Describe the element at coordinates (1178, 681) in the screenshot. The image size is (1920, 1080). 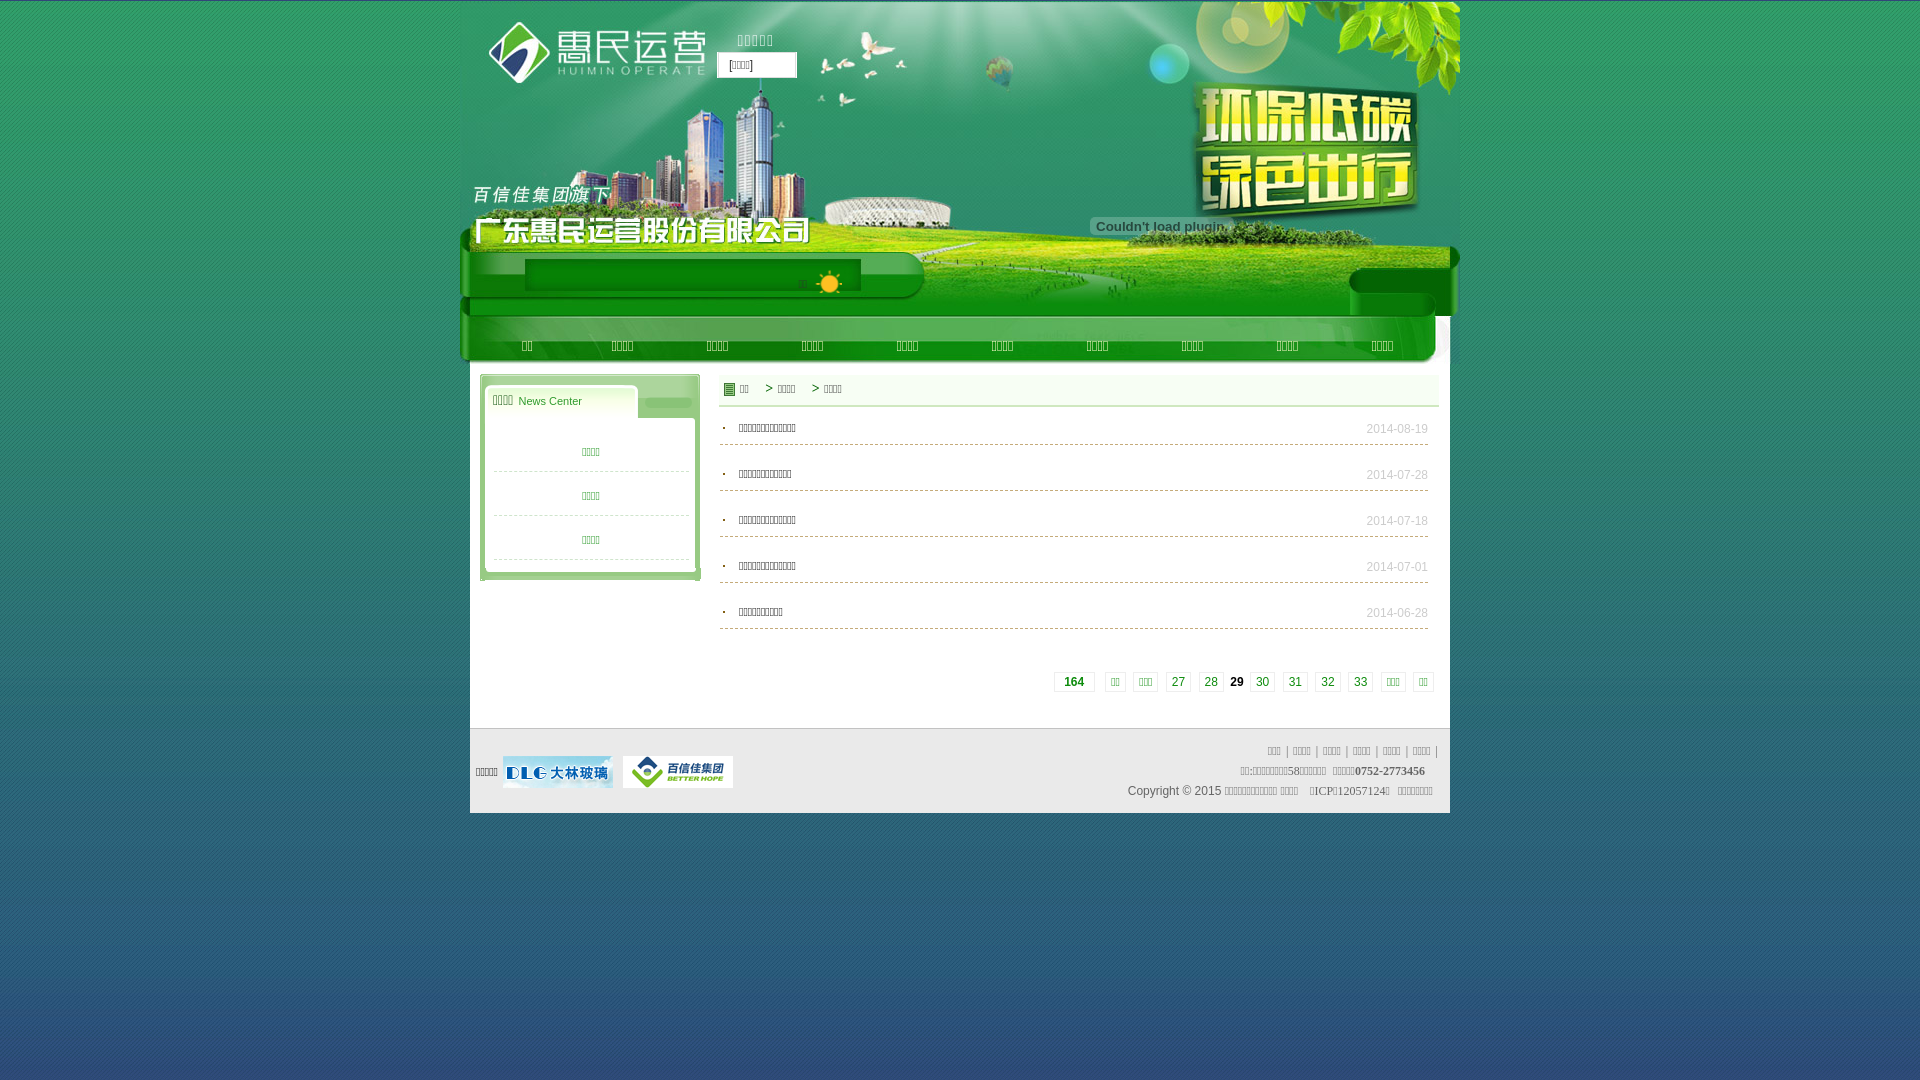
I see `'27'` at that location.